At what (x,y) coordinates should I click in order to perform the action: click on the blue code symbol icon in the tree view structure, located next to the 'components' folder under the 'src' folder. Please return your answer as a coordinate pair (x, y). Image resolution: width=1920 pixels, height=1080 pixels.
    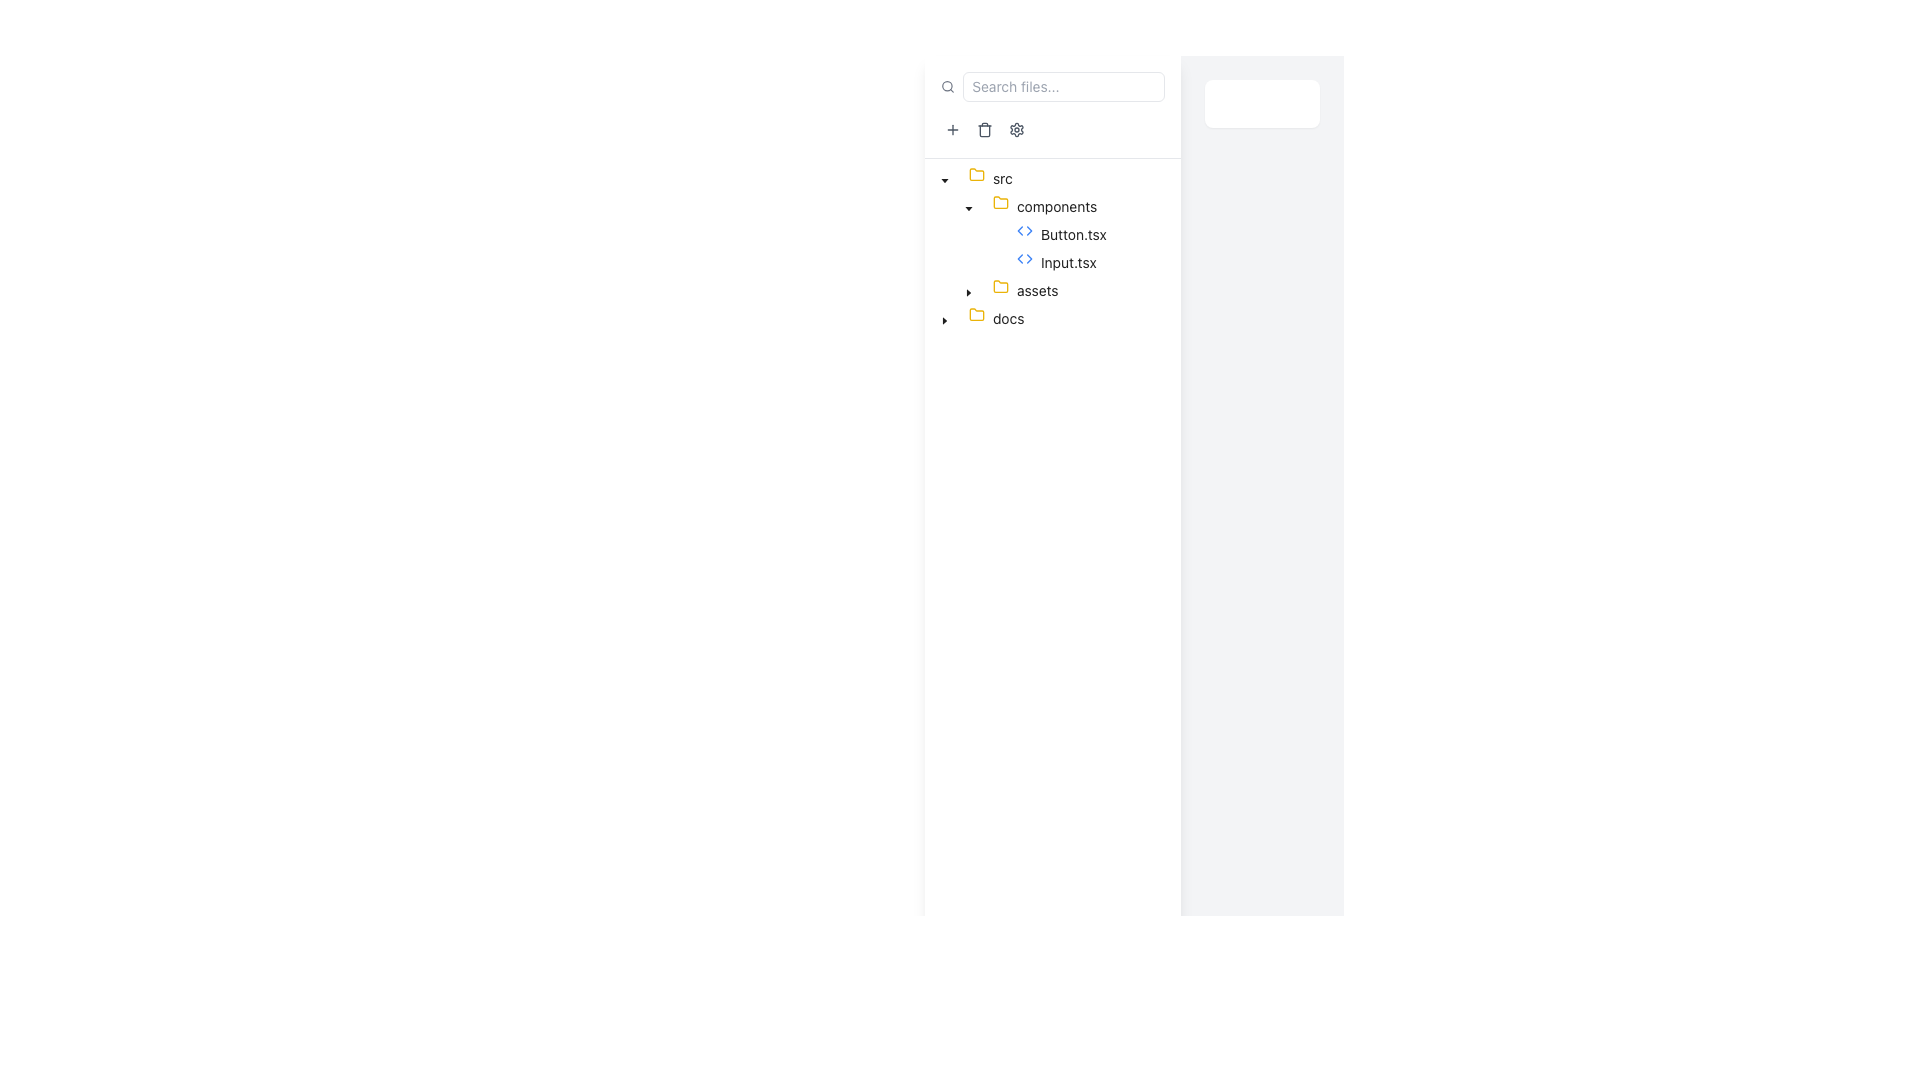
    Looking at the image, I should click on (1025, 257).